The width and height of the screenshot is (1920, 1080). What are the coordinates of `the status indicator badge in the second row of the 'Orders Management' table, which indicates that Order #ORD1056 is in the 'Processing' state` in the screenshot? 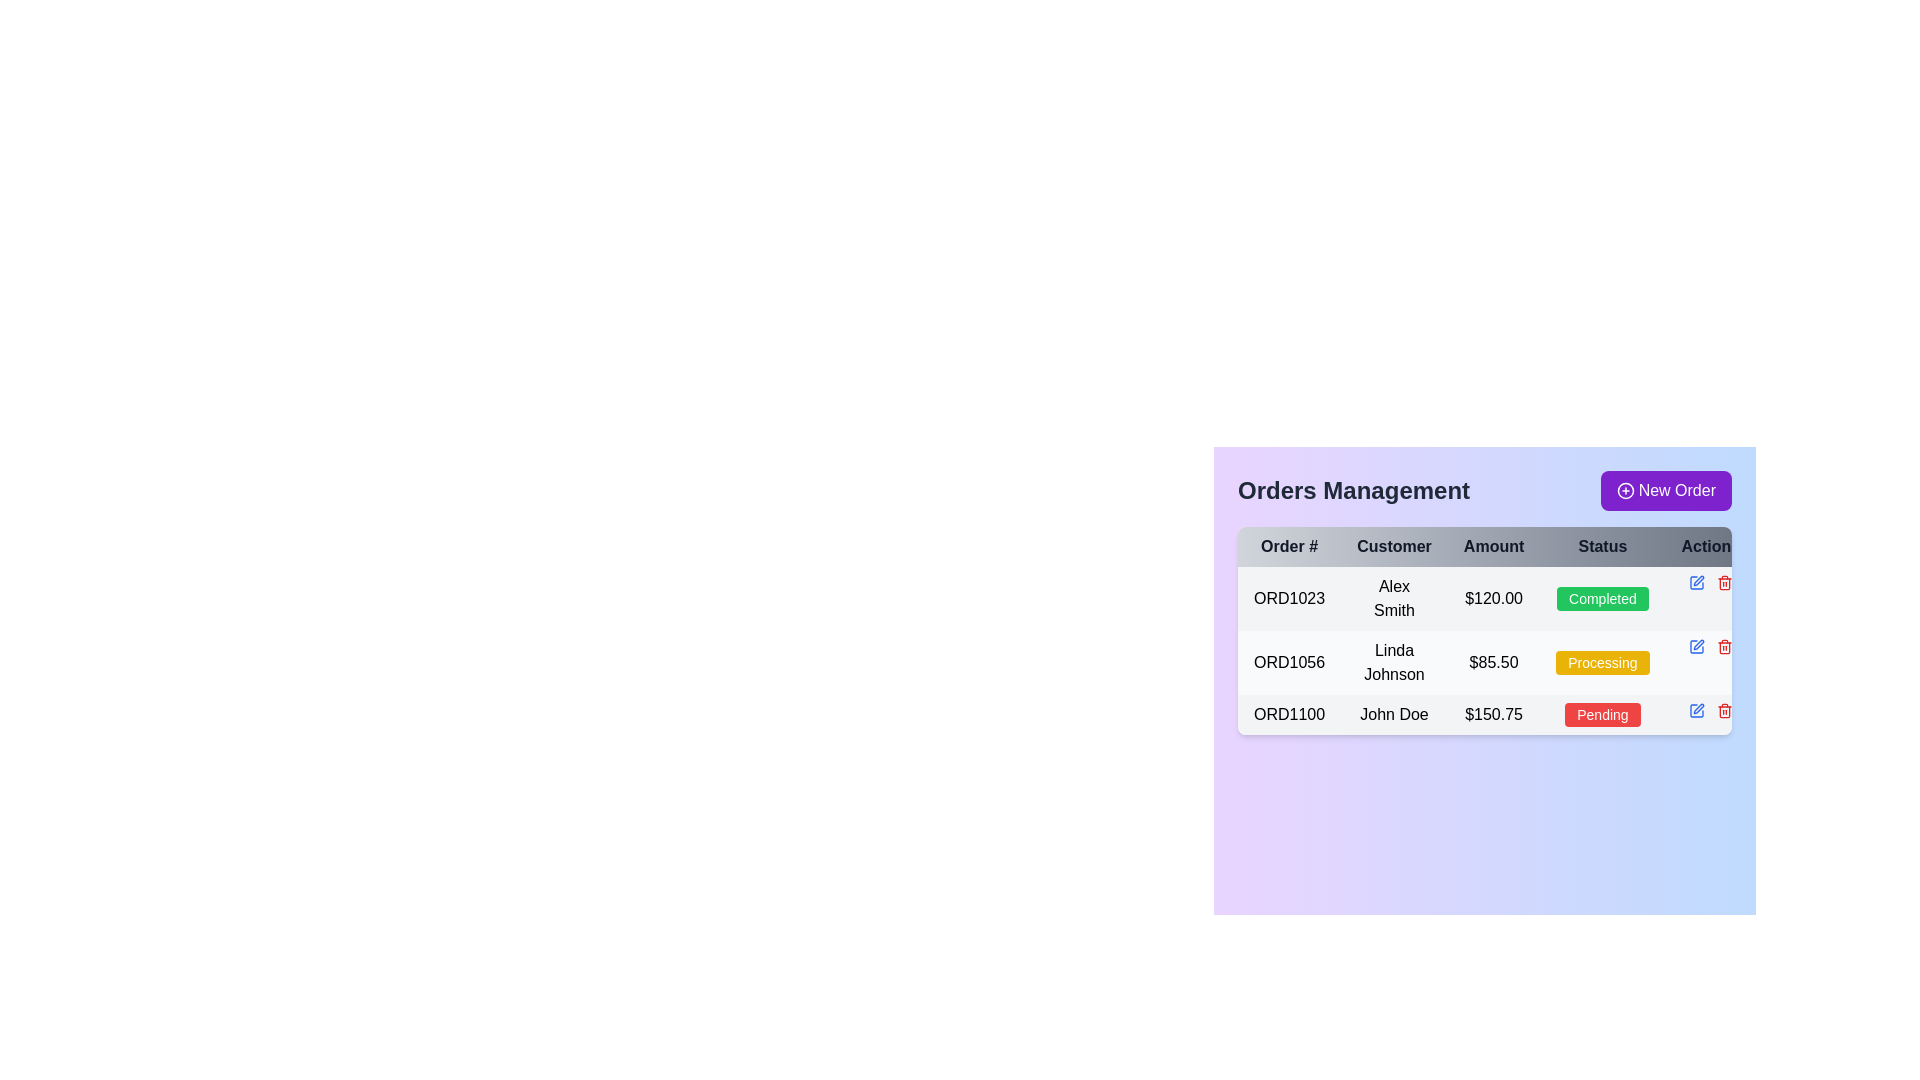 It's located at (1602, 663).